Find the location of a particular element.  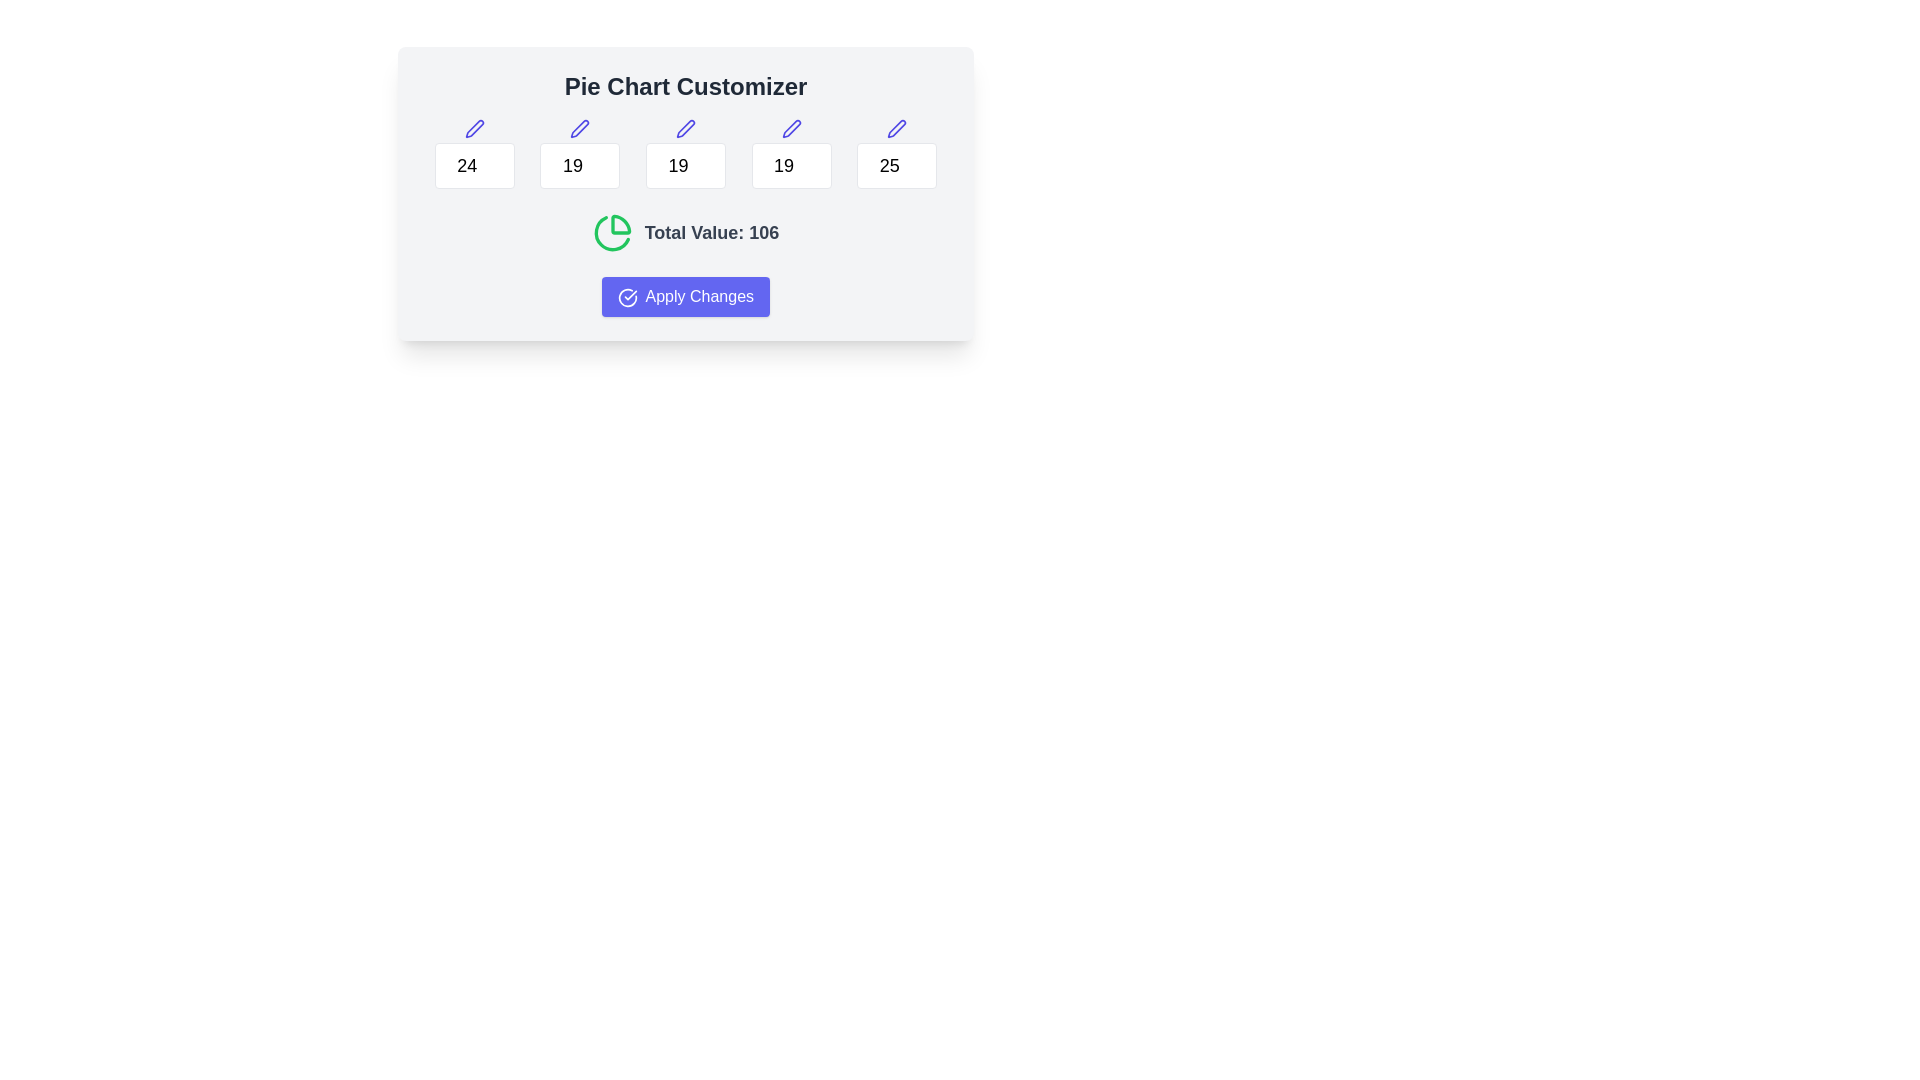

the blue button labeled 'Apply Changes' with a checkmark icon to observe any hover effects is located at coordinates (686, 297).